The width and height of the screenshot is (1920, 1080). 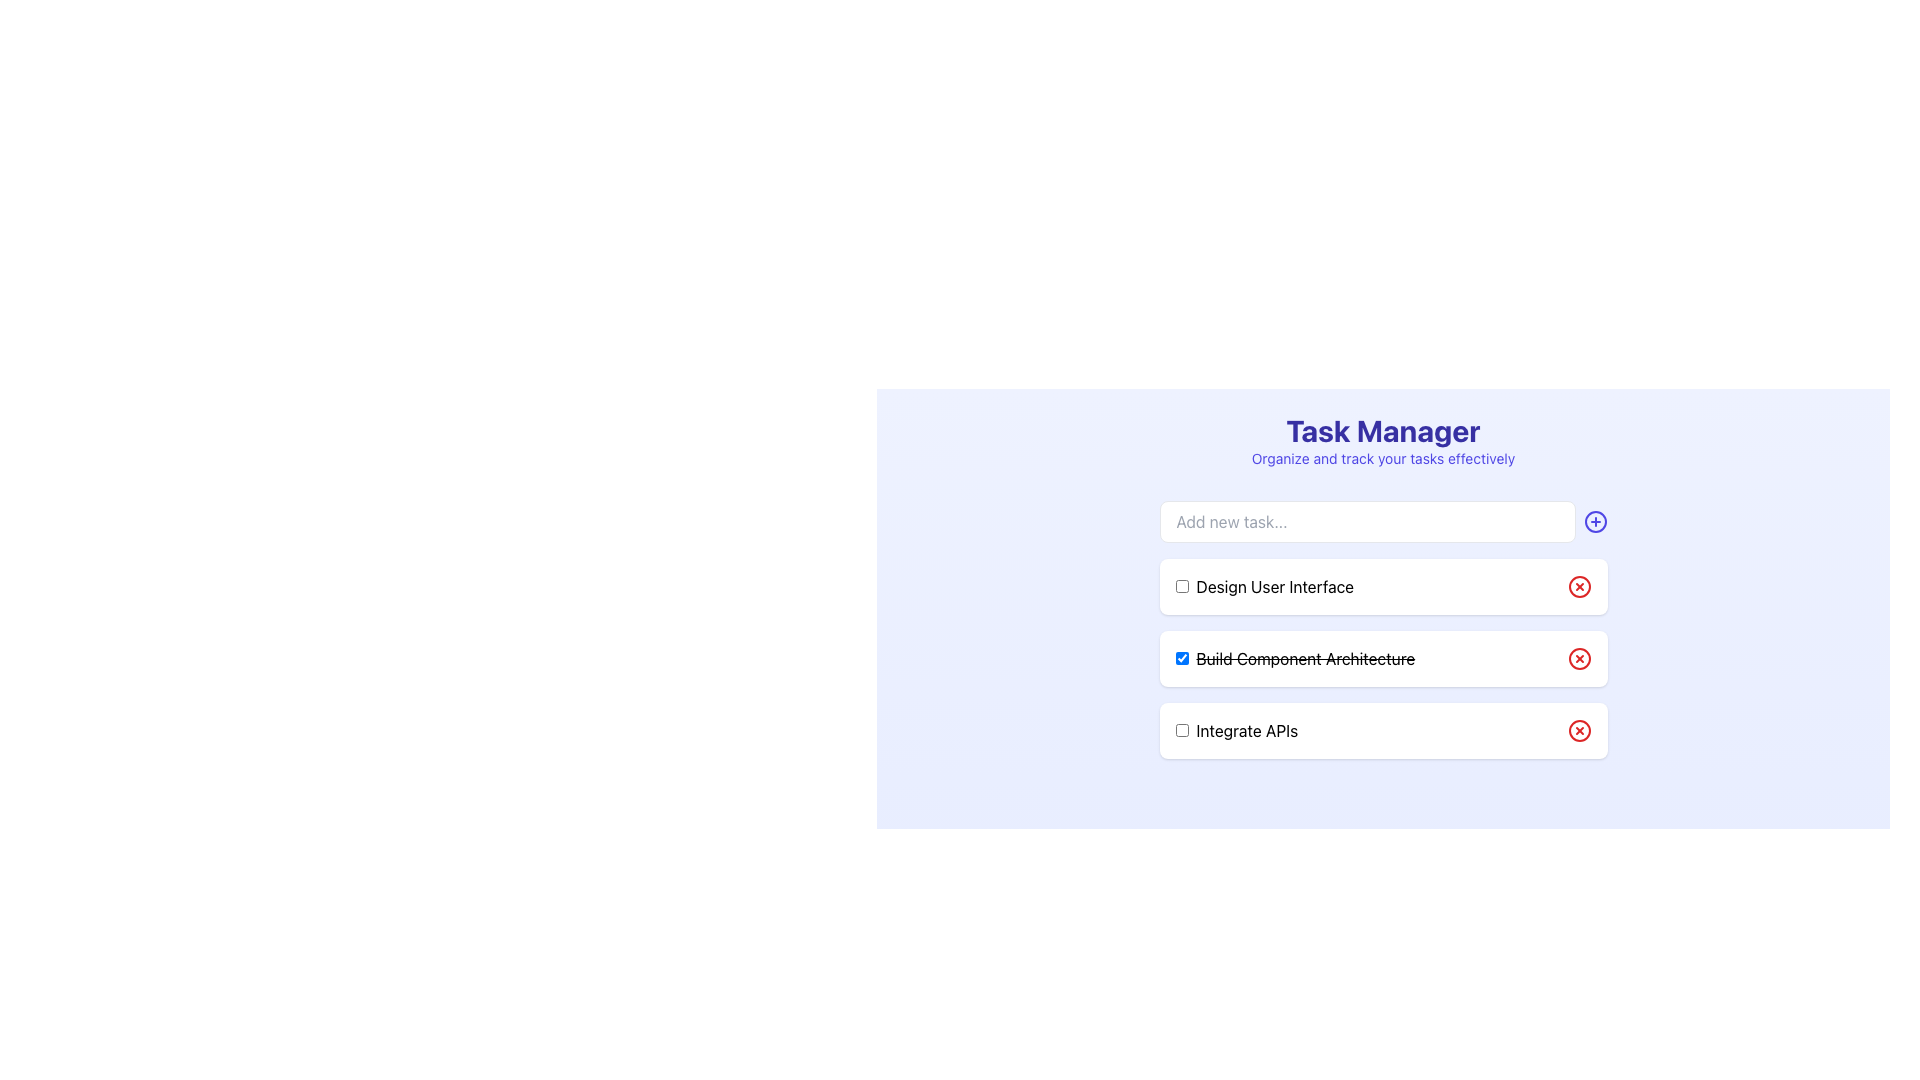 What do you see at coordinates (1181, 585) in the screenshot?
I see `the checkbox for the task 'Design User Interface' located at the far left of the first task item in the task list` at bounding box center [1181, 585].